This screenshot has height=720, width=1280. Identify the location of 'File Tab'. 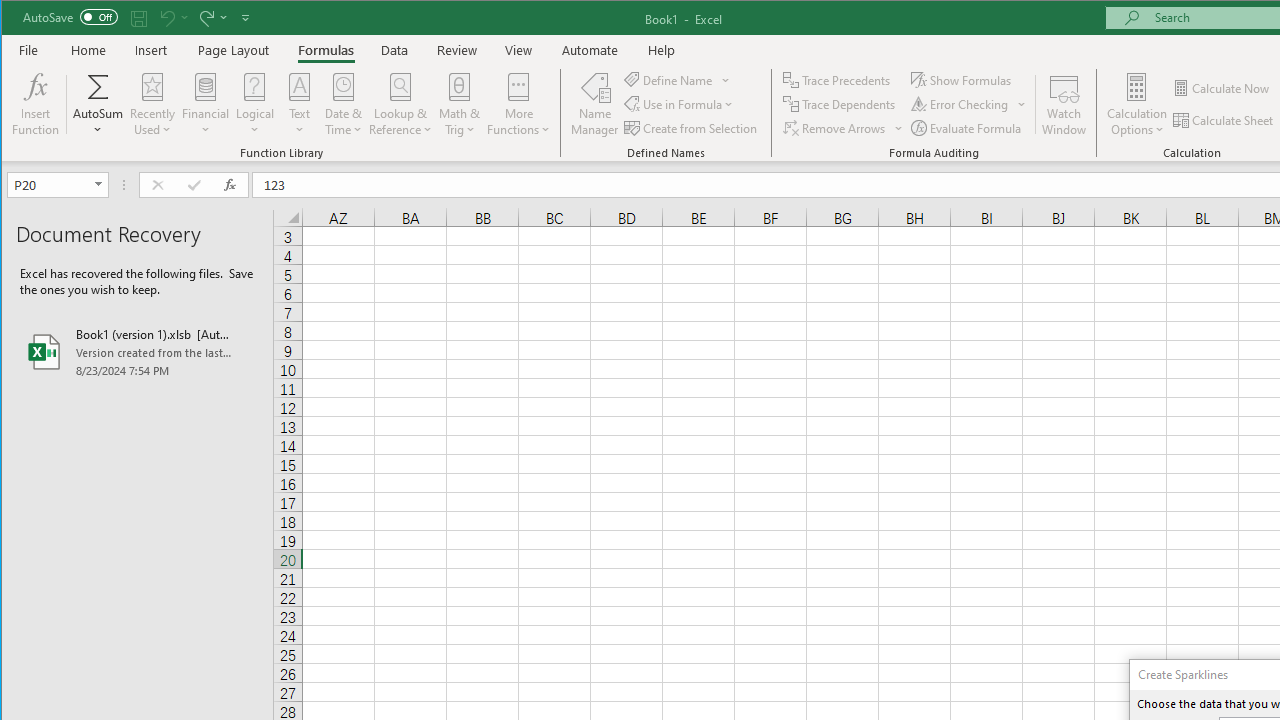
(29, 49).